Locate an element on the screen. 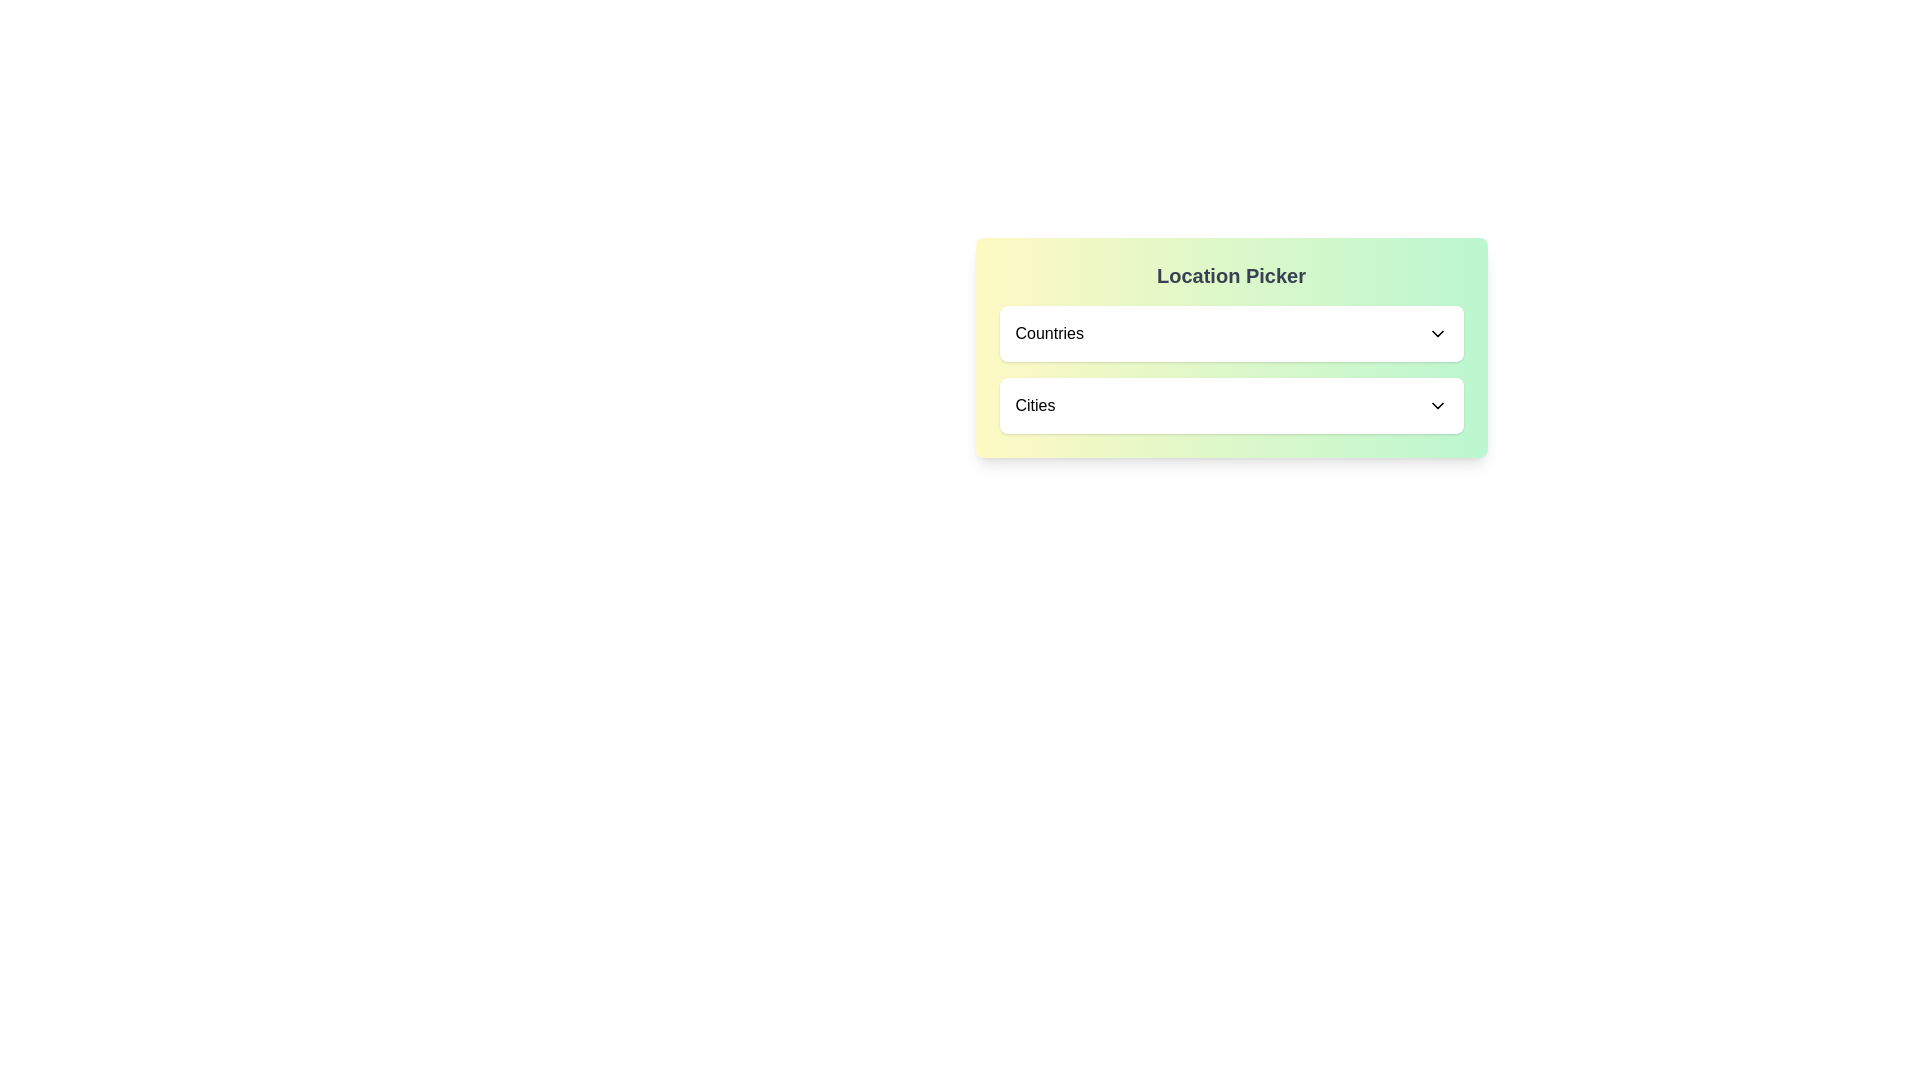 This screenshot has height=1080, width=1920. text label displaying 'Cities' which is positioned in a dropdown selection interface above a chevron icon is located at coordinates (1035, 405).